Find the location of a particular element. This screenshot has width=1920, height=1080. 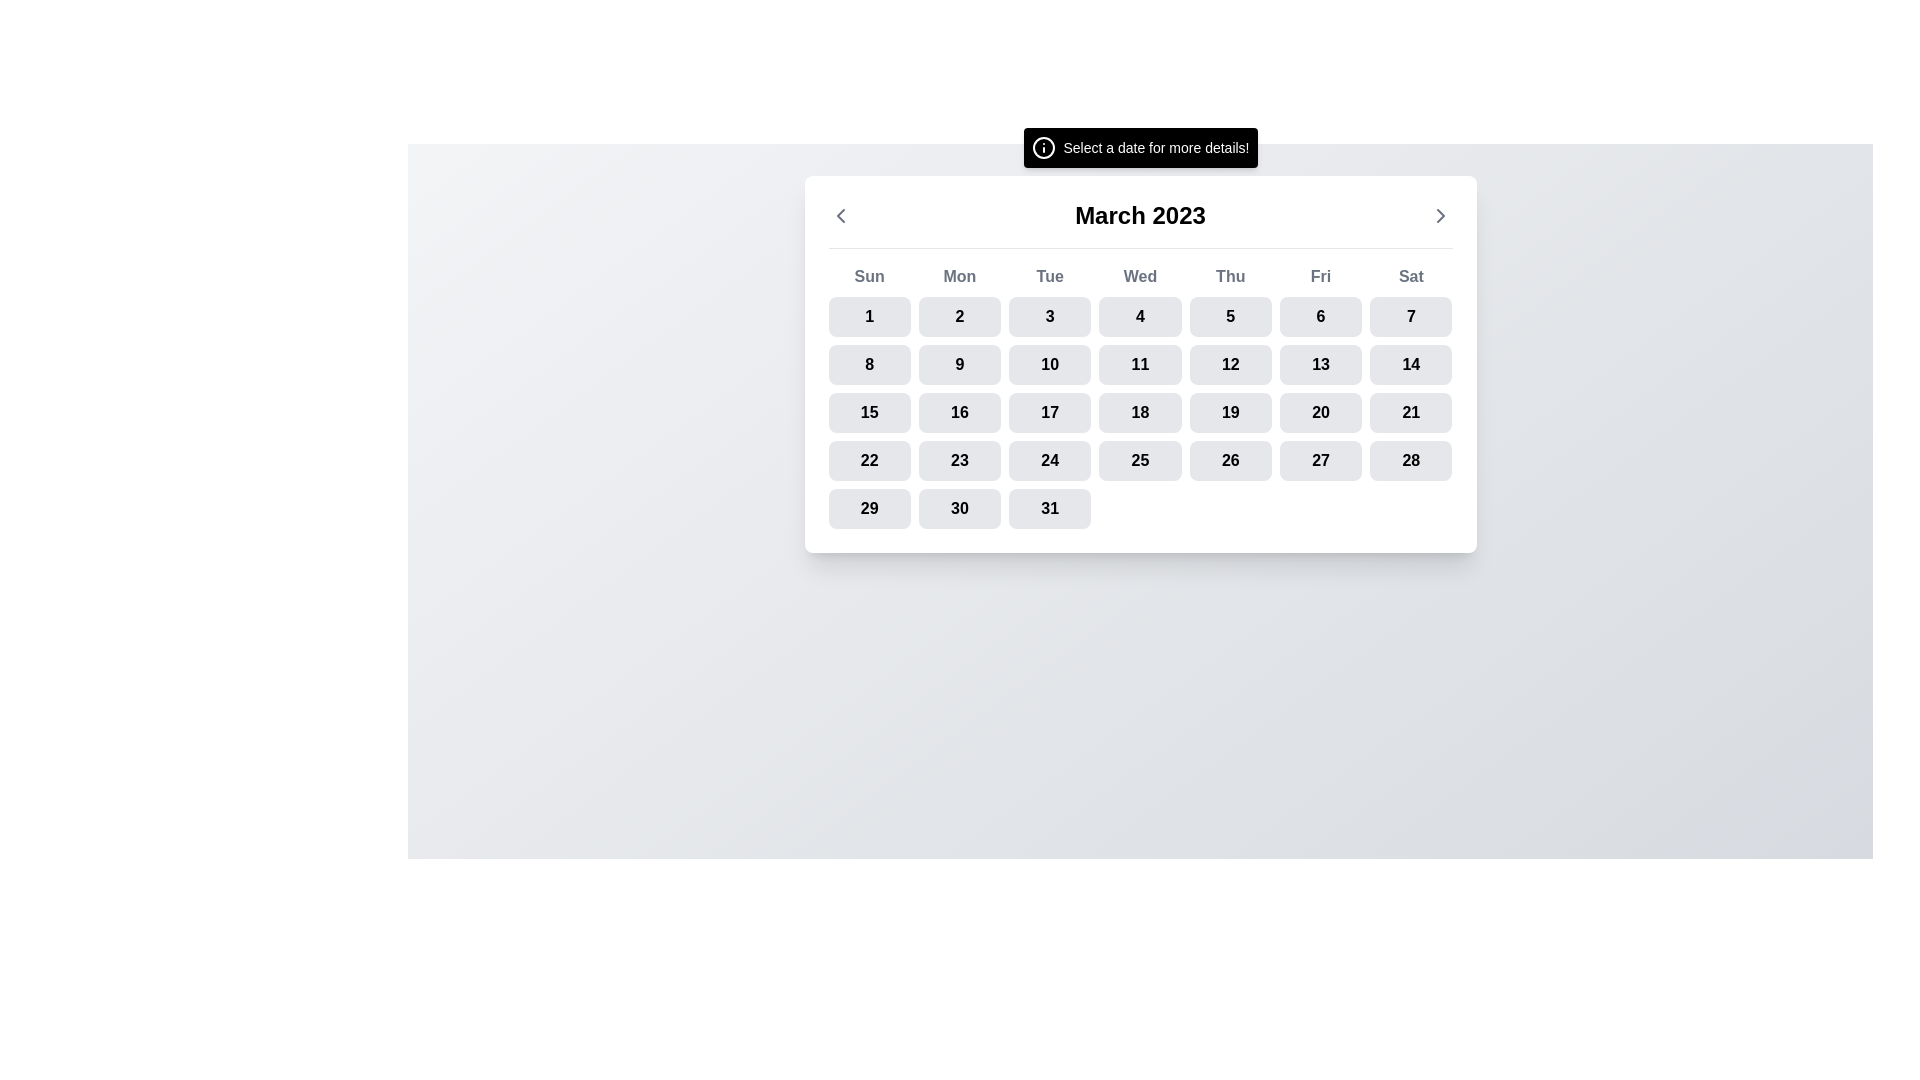

the informational tooltip that provides guidance or extra context about selecting a date on the calendar, located directly above the calendar component is located at coordinates (1140, 146).